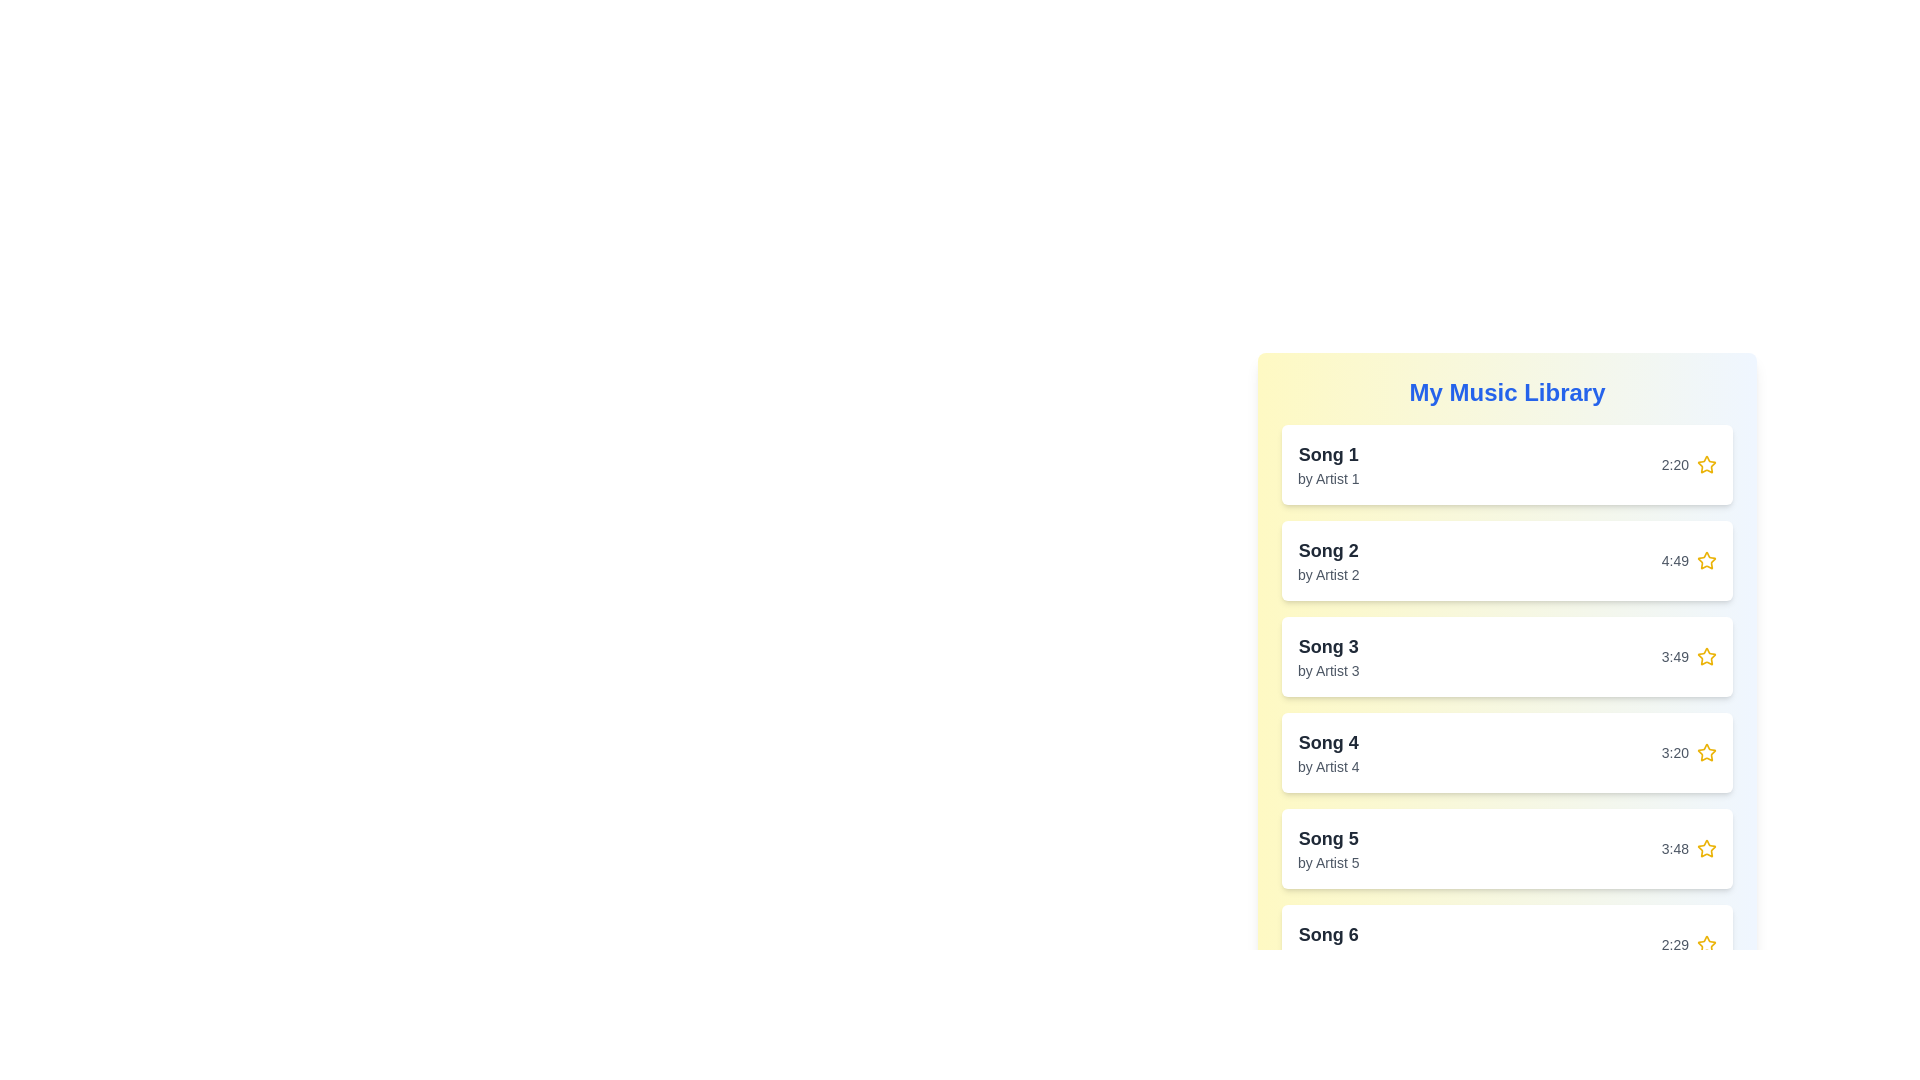  I want to click on text label 'Song 4' which is the bold title in the fourth list item under 'My Music Library', so click(1328, 743).